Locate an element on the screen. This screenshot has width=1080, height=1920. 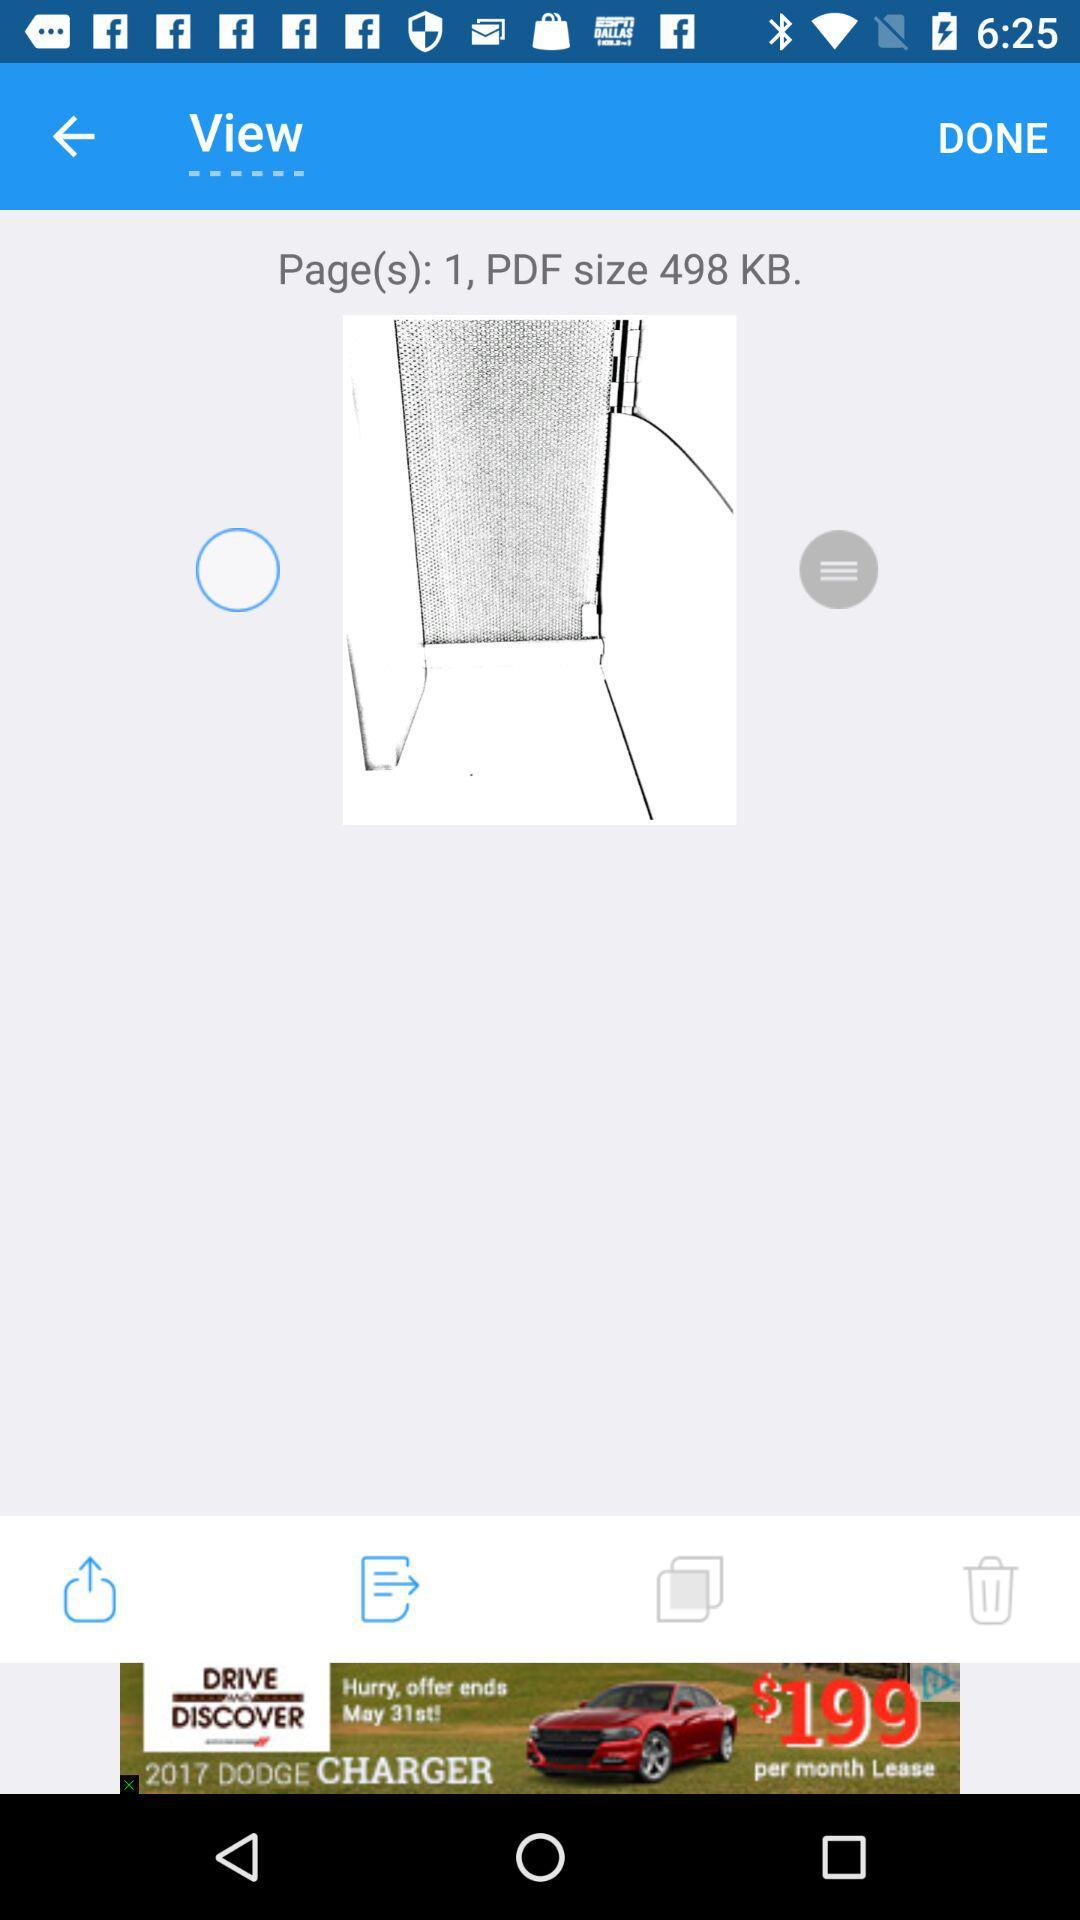
item next to the view item is located at coordinates (72, 135).